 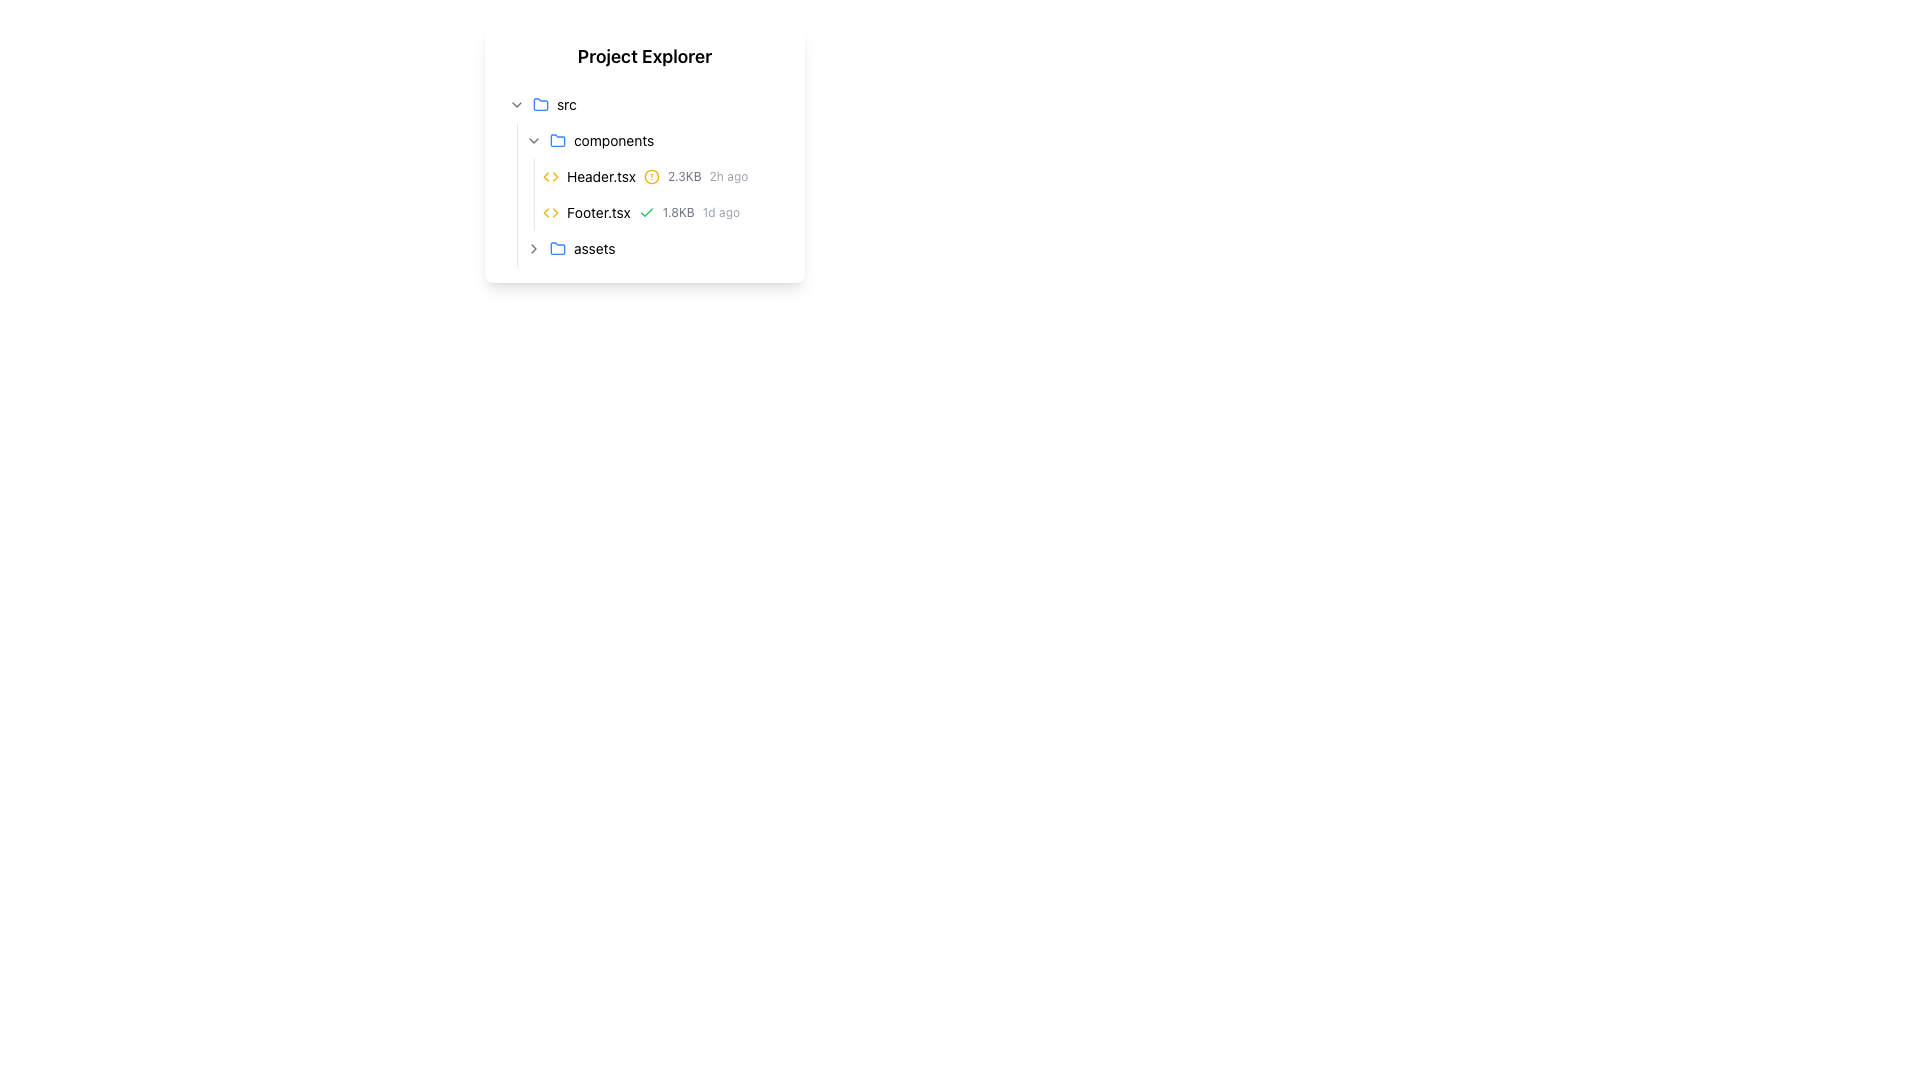 I want to click on displayed information from the informational label indicating metadata for the 'Footer.tsx' file, which shows its size and modification time, so click(x=689, y=212).